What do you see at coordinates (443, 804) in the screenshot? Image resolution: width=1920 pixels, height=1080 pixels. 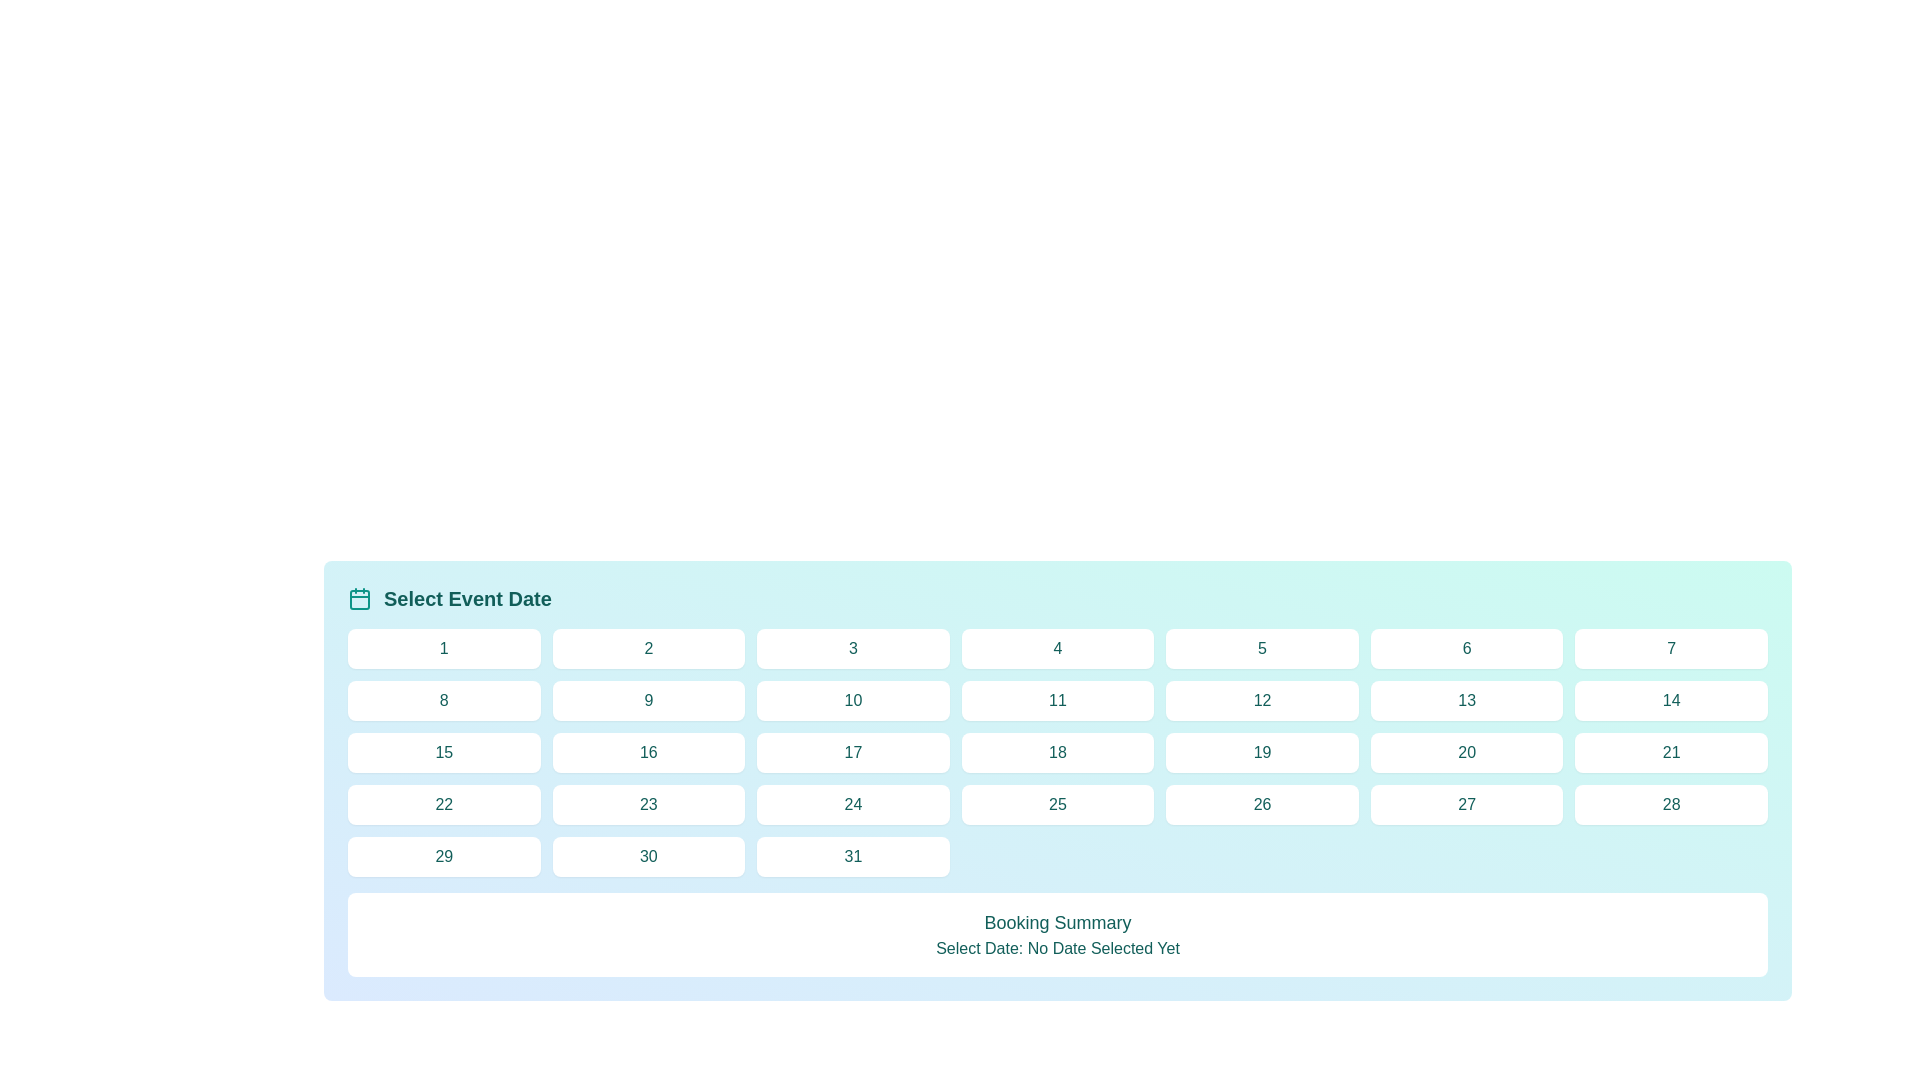 I see `the rectangular button with a white background and teal text displaying '22'` at bounding box center [443, 804].